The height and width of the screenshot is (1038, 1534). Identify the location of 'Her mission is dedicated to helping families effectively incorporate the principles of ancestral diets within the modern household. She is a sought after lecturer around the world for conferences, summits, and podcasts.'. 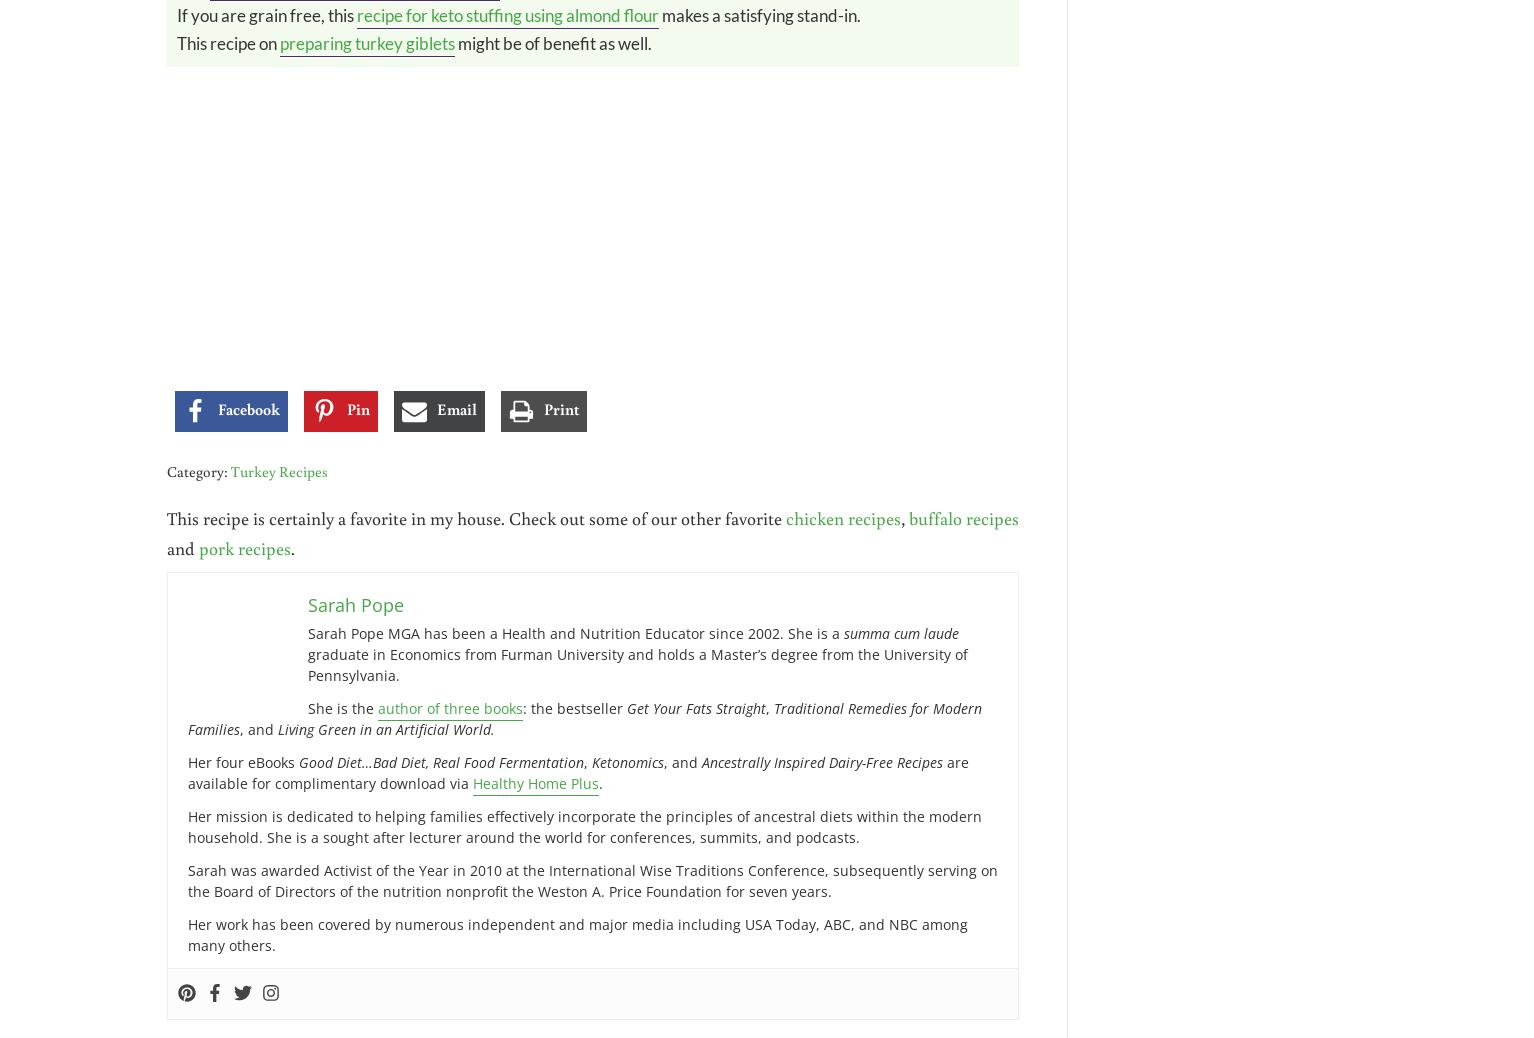
(585, 826).